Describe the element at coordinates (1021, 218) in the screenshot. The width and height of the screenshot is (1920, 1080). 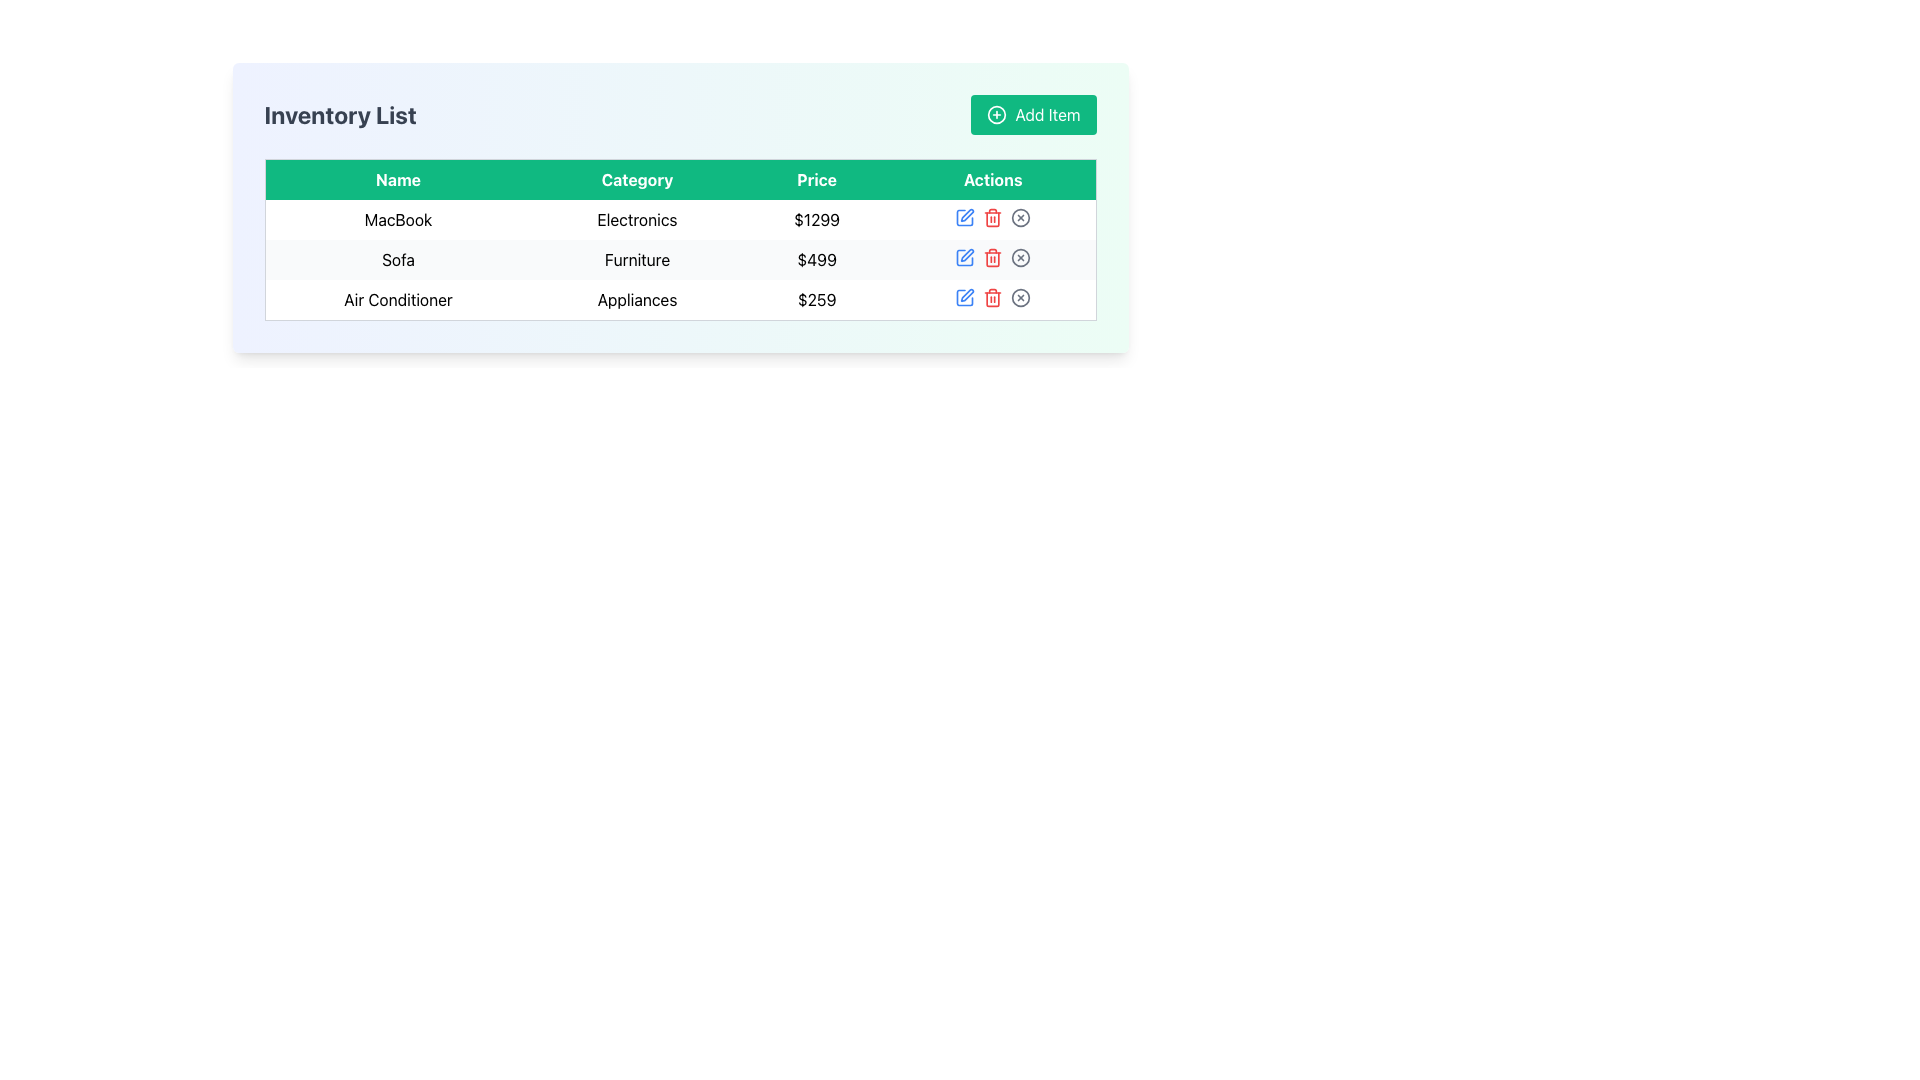
I see `the circular 'X' icon in the Actions column of the top row of the table` at that location.